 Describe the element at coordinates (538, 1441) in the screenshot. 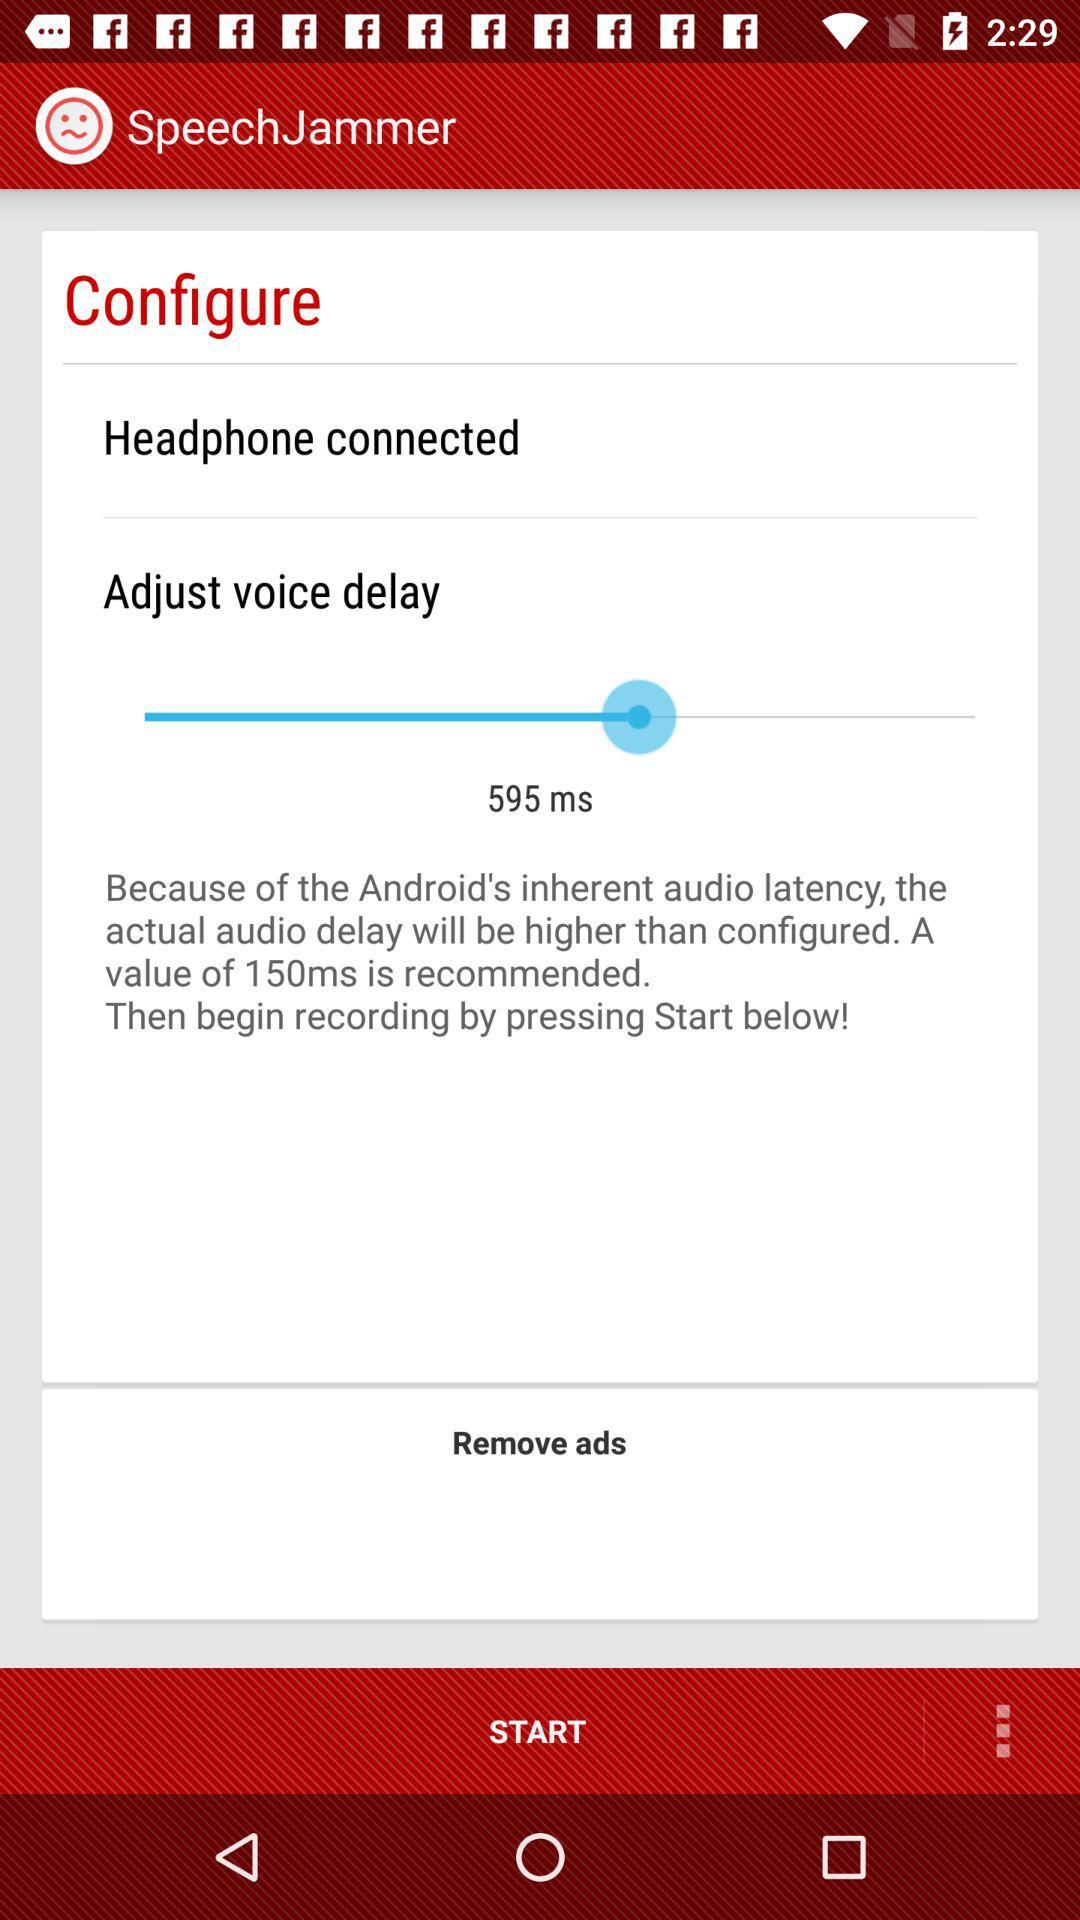

I see `the remove ads app` at that location.